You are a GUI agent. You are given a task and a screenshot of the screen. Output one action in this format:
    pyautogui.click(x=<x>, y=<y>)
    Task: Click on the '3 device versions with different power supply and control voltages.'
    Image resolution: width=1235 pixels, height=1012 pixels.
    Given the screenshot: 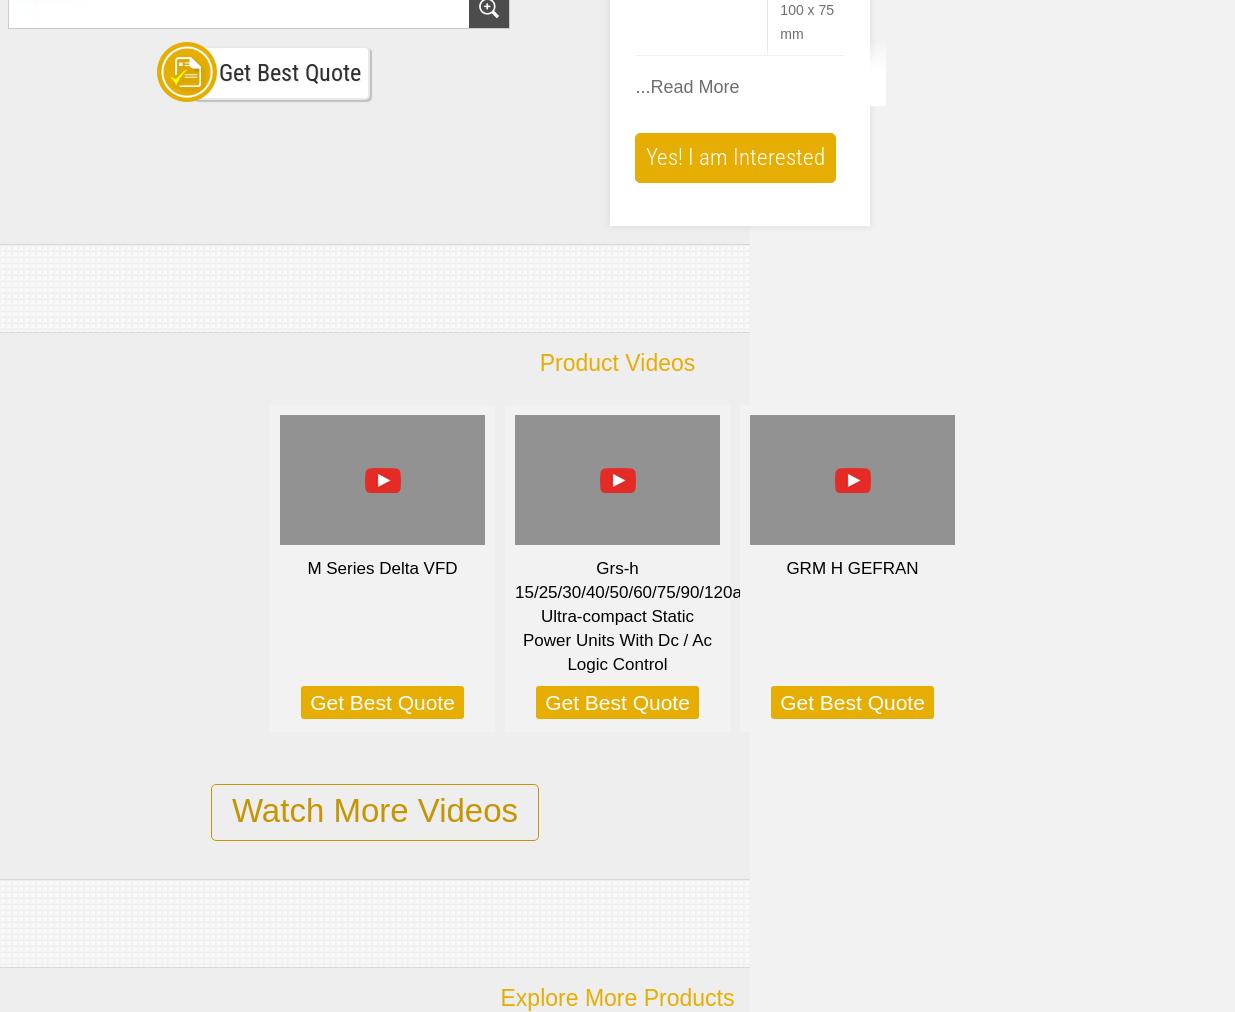 What is the action you would take?
    pyautogui.click(x=661, y=163)
    